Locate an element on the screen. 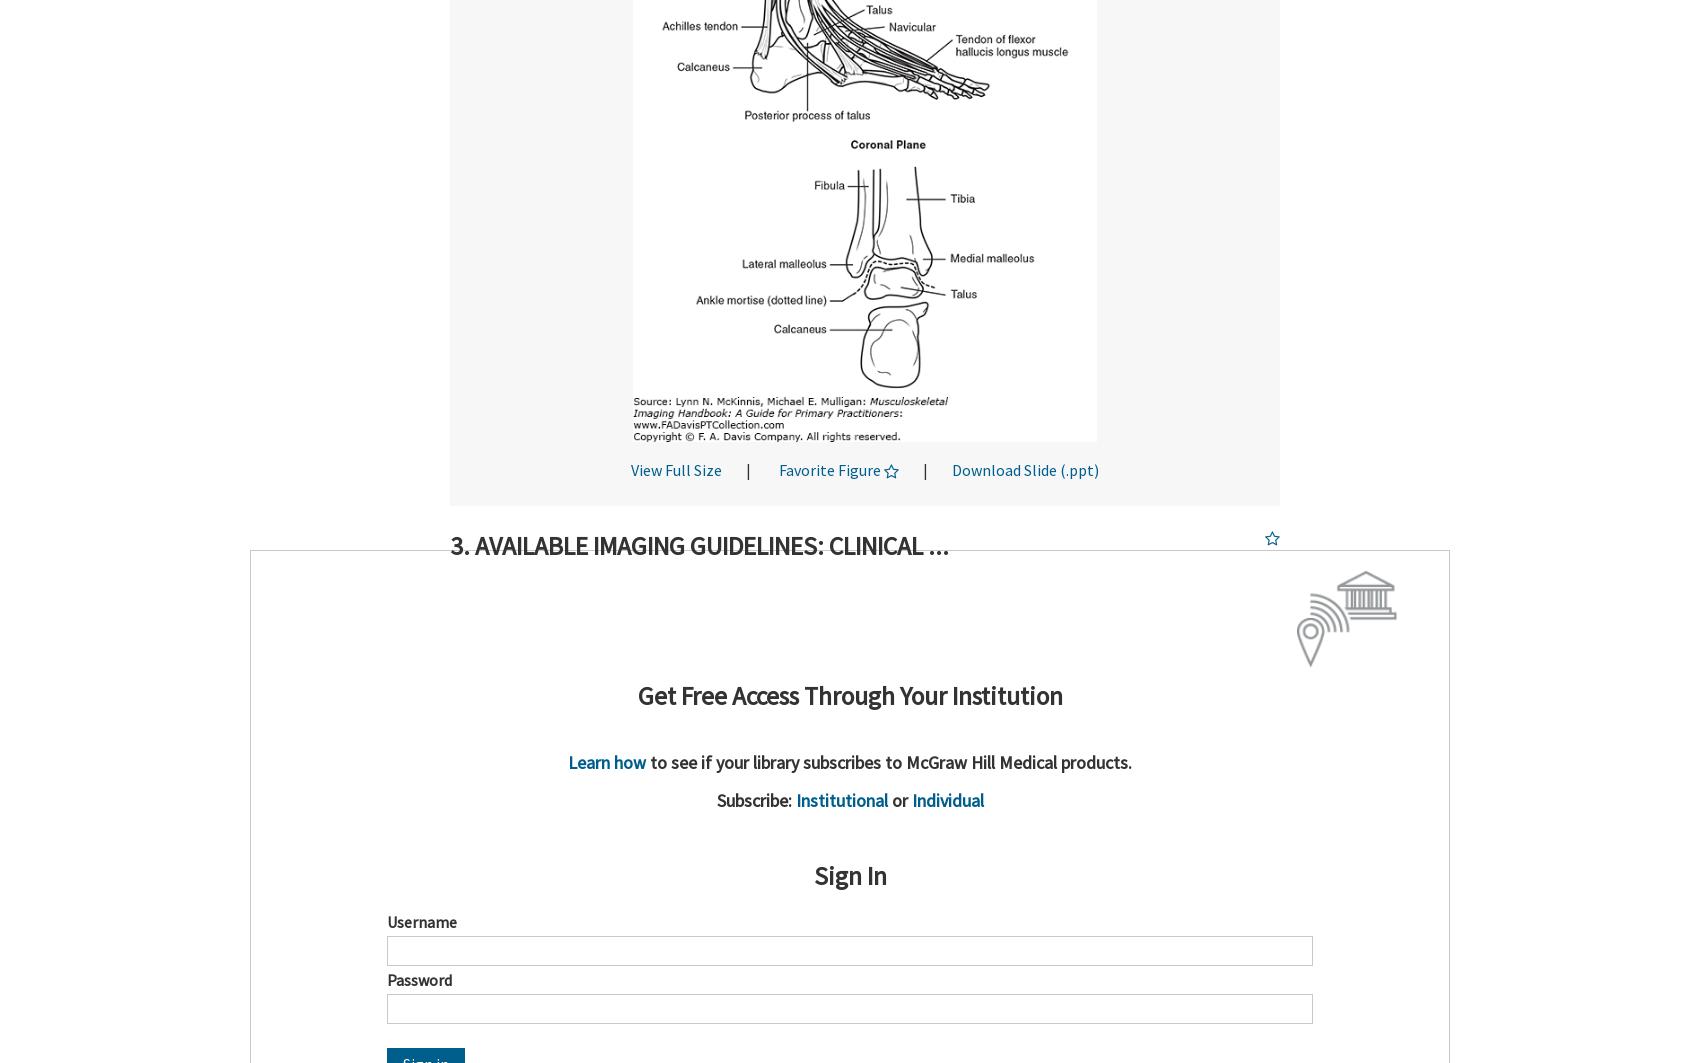  'Download Slide (.ppt)' is located at coordinates (1024, 469).